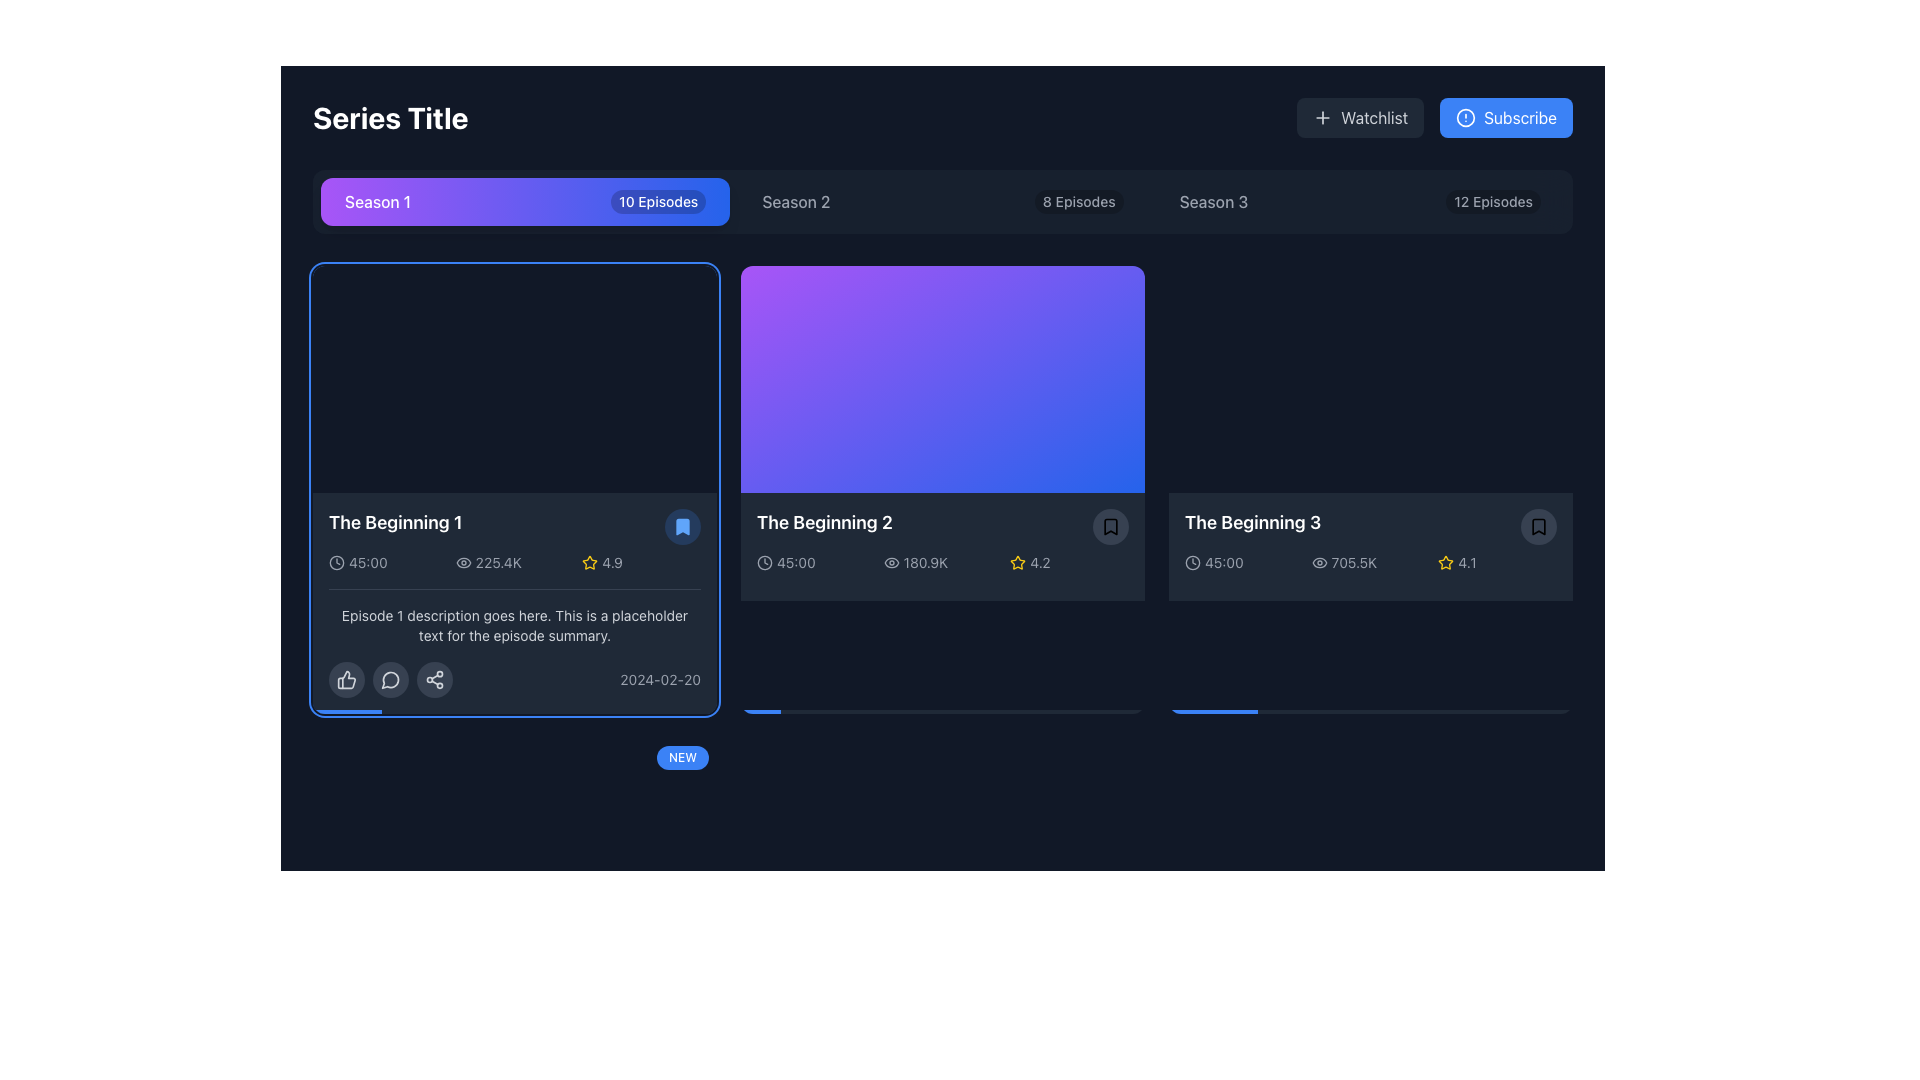  What do you see at coordinates (1370, 489) in the screenshot?
I see `the third video content card in the grid layout` at bounding box center [1370, 489].